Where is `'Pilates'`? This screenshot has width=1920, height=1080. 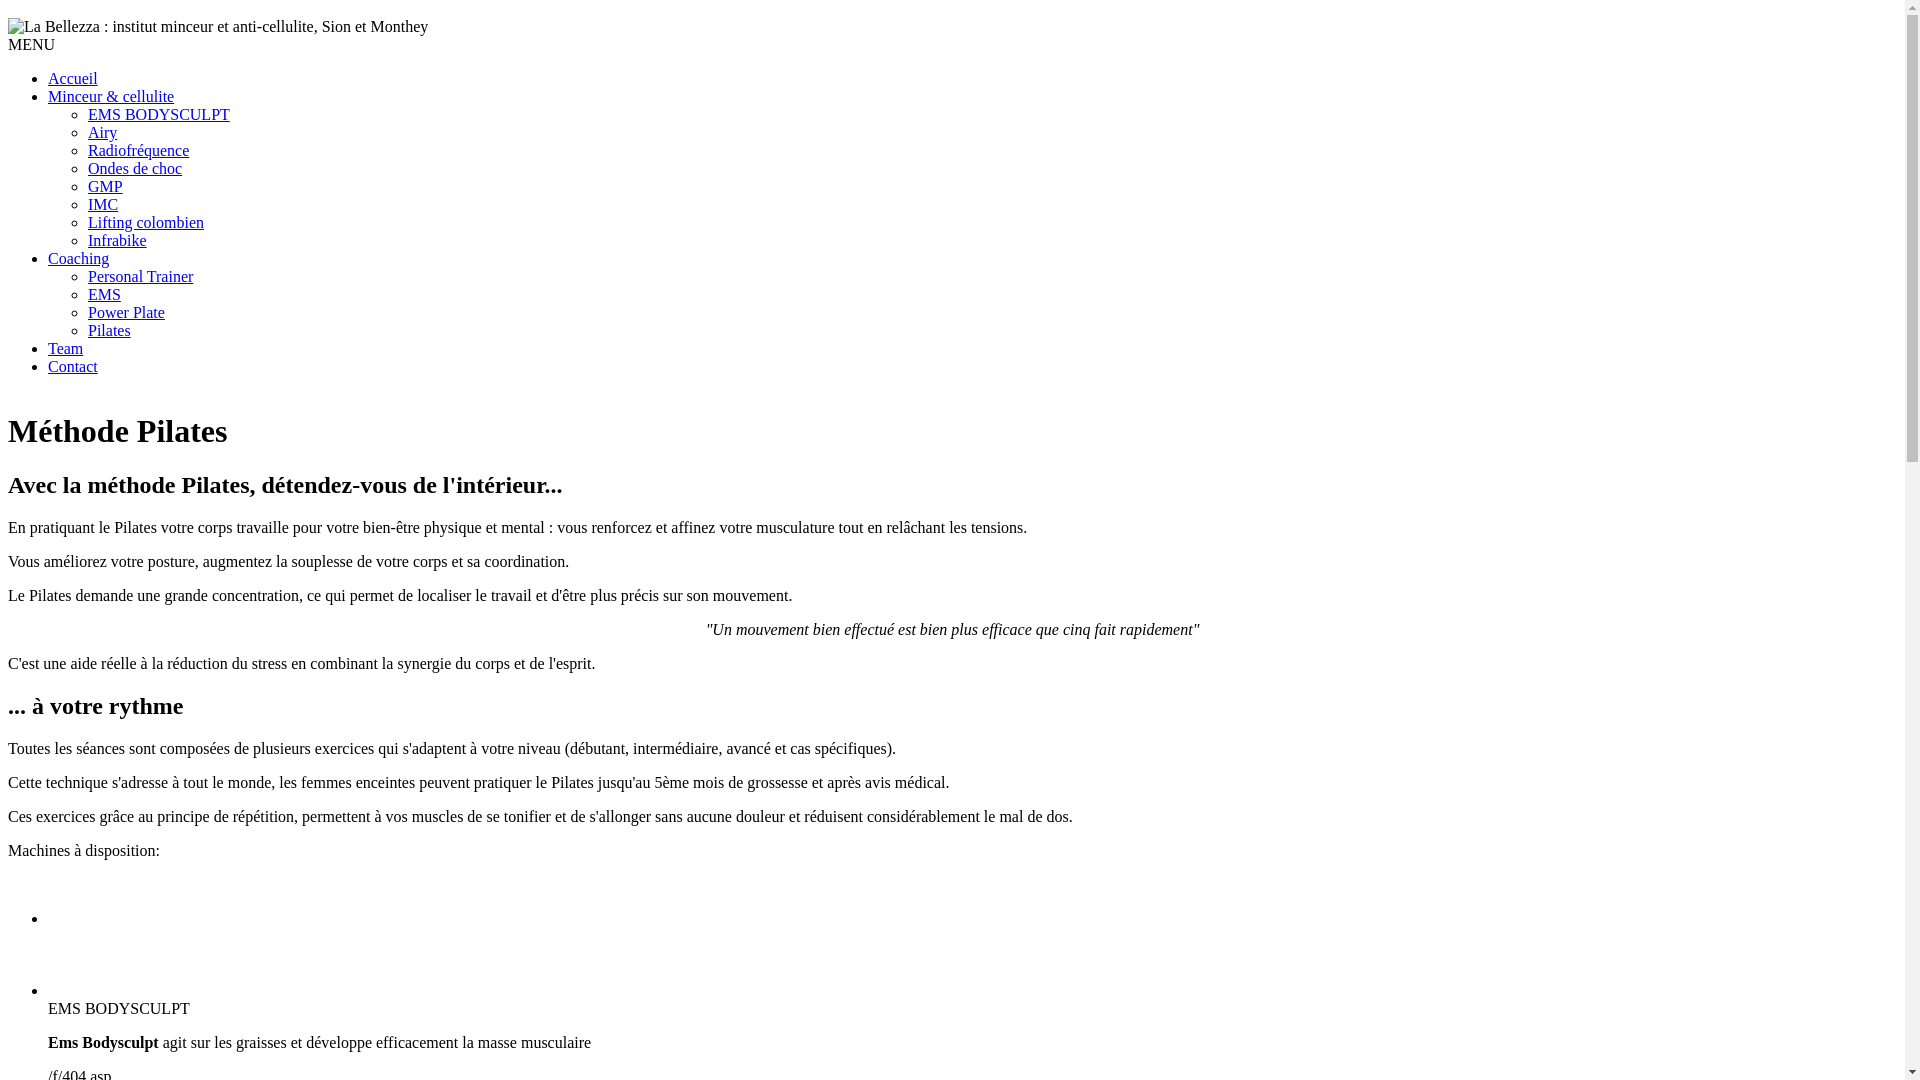 'Pilates' is located at coordinates (108, 329).